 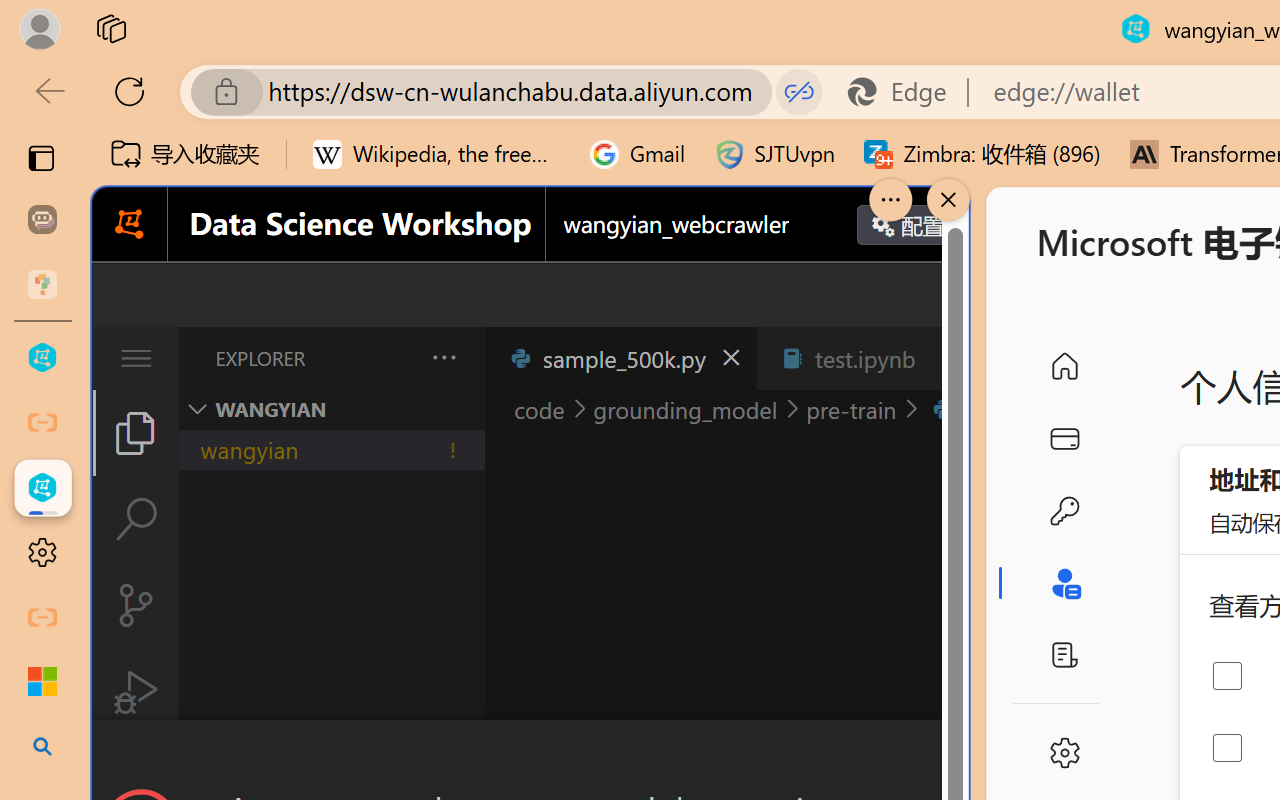 What do you see at coordinates (134, 432) in the screenshot?
I see `'Explorer (Ctrl+Shift+E)'` at bounding box center [134, 432].